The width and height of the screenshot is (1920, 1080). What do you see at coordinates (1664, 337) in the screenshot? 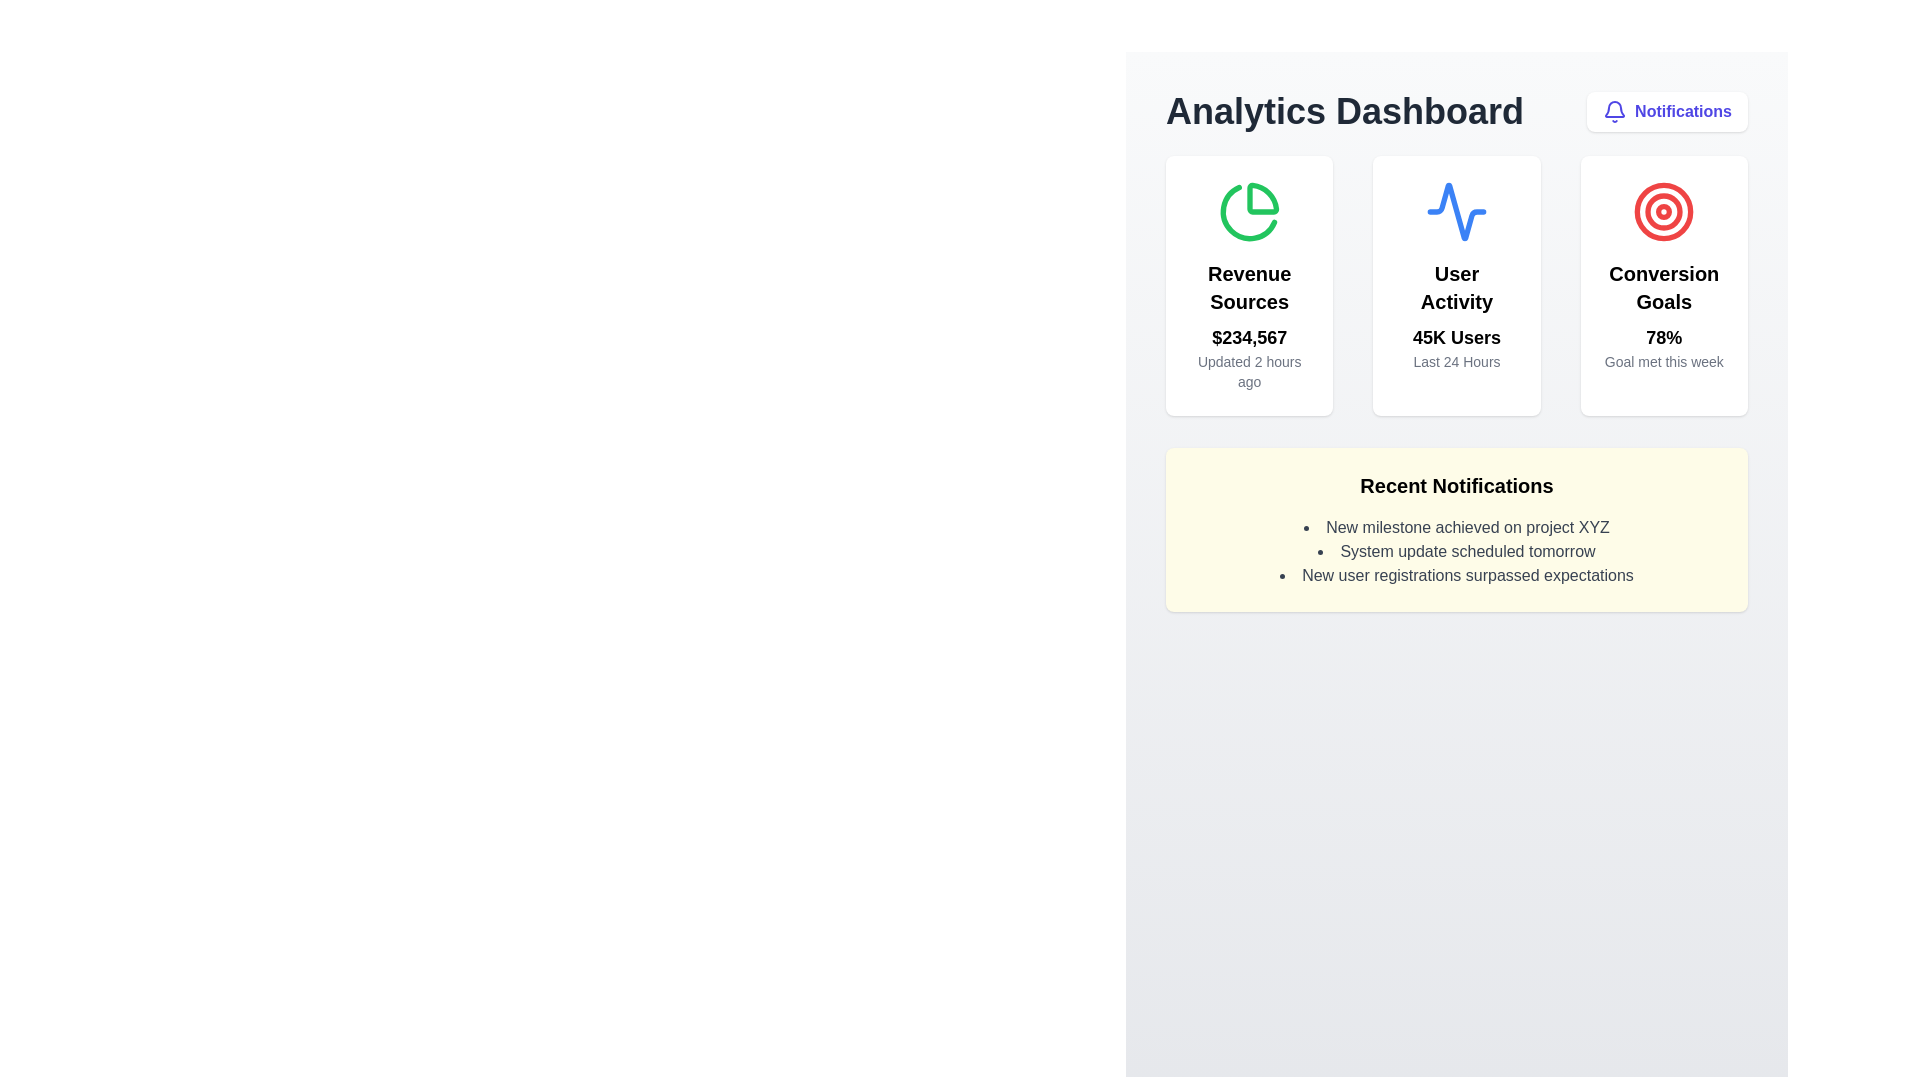
I see `the text label that displays the percentage of completion toward a conversion goal, which is centrally located below the 'Conversion Goals' heading` at bounding box center [1664, 337].